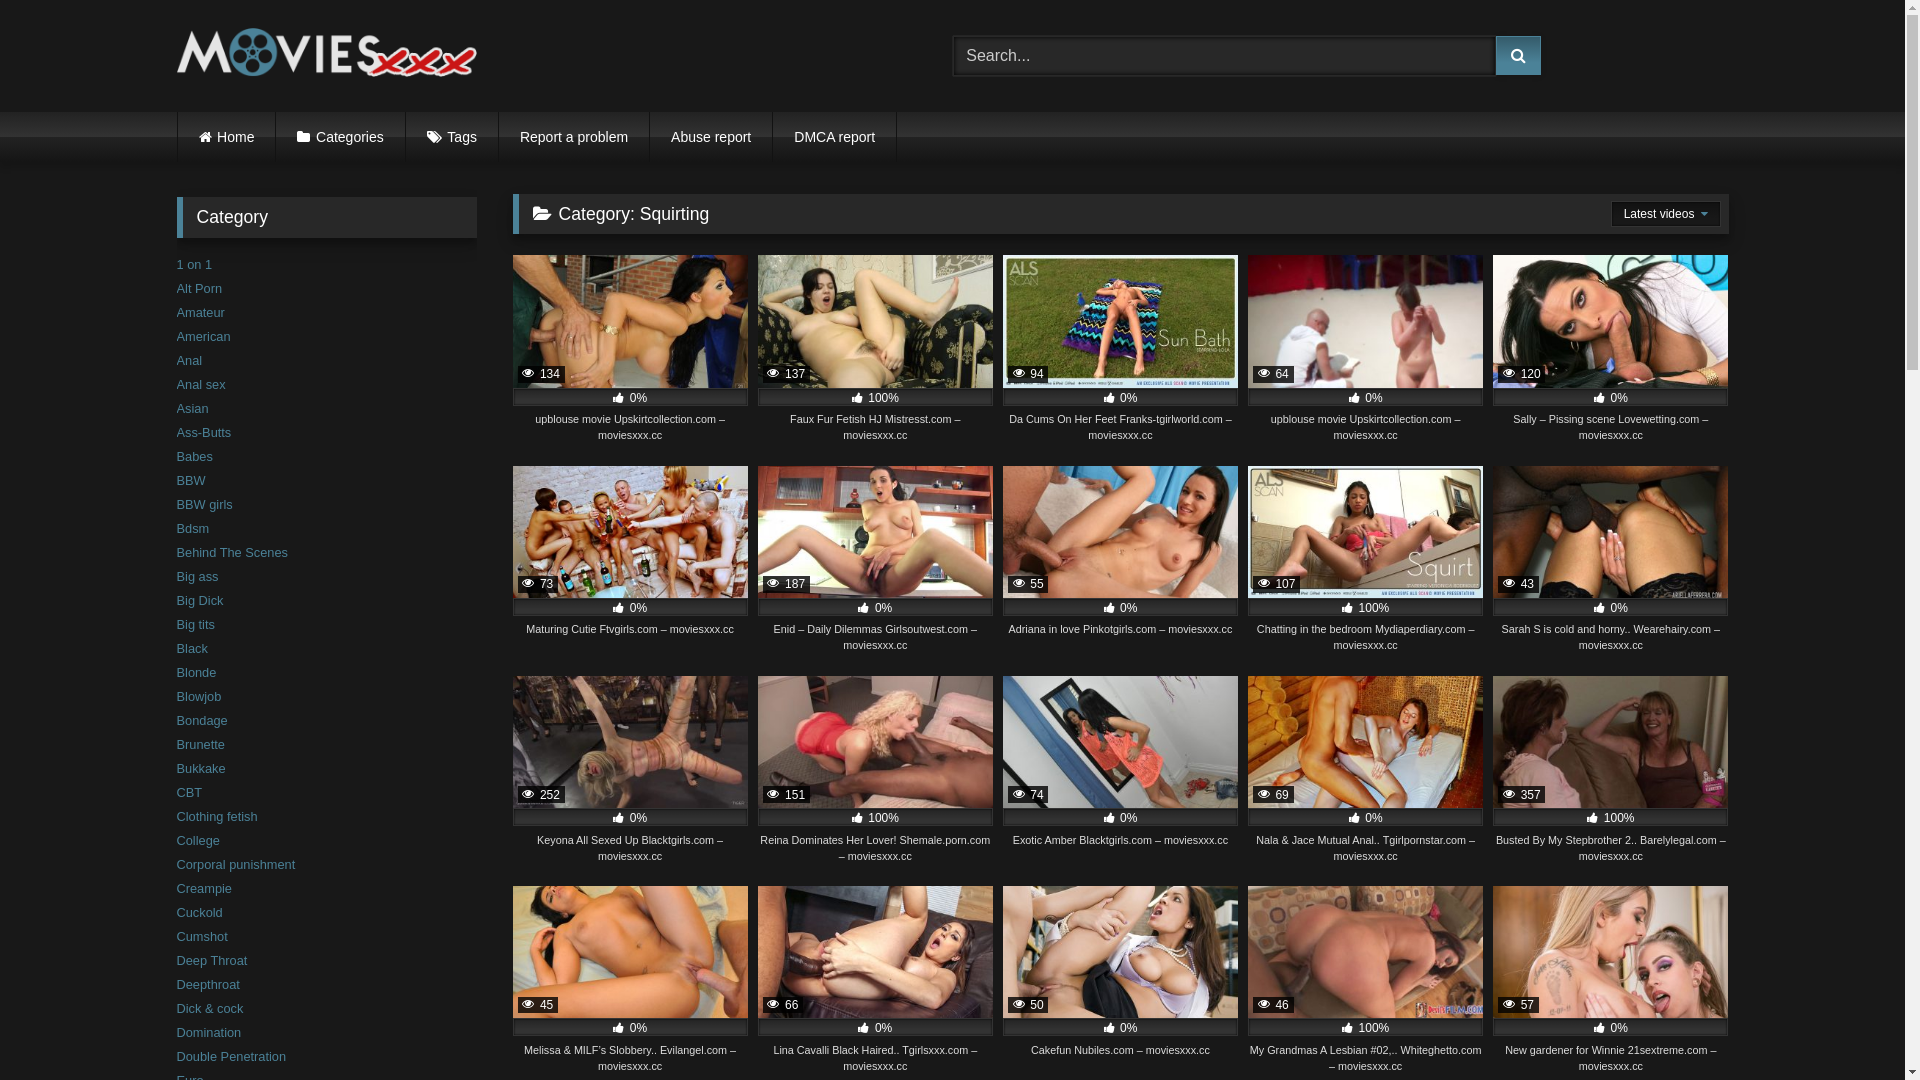 The width and height of the screenshot is (1920, 1080). I want to click on 'BBW', so click(190, 480).